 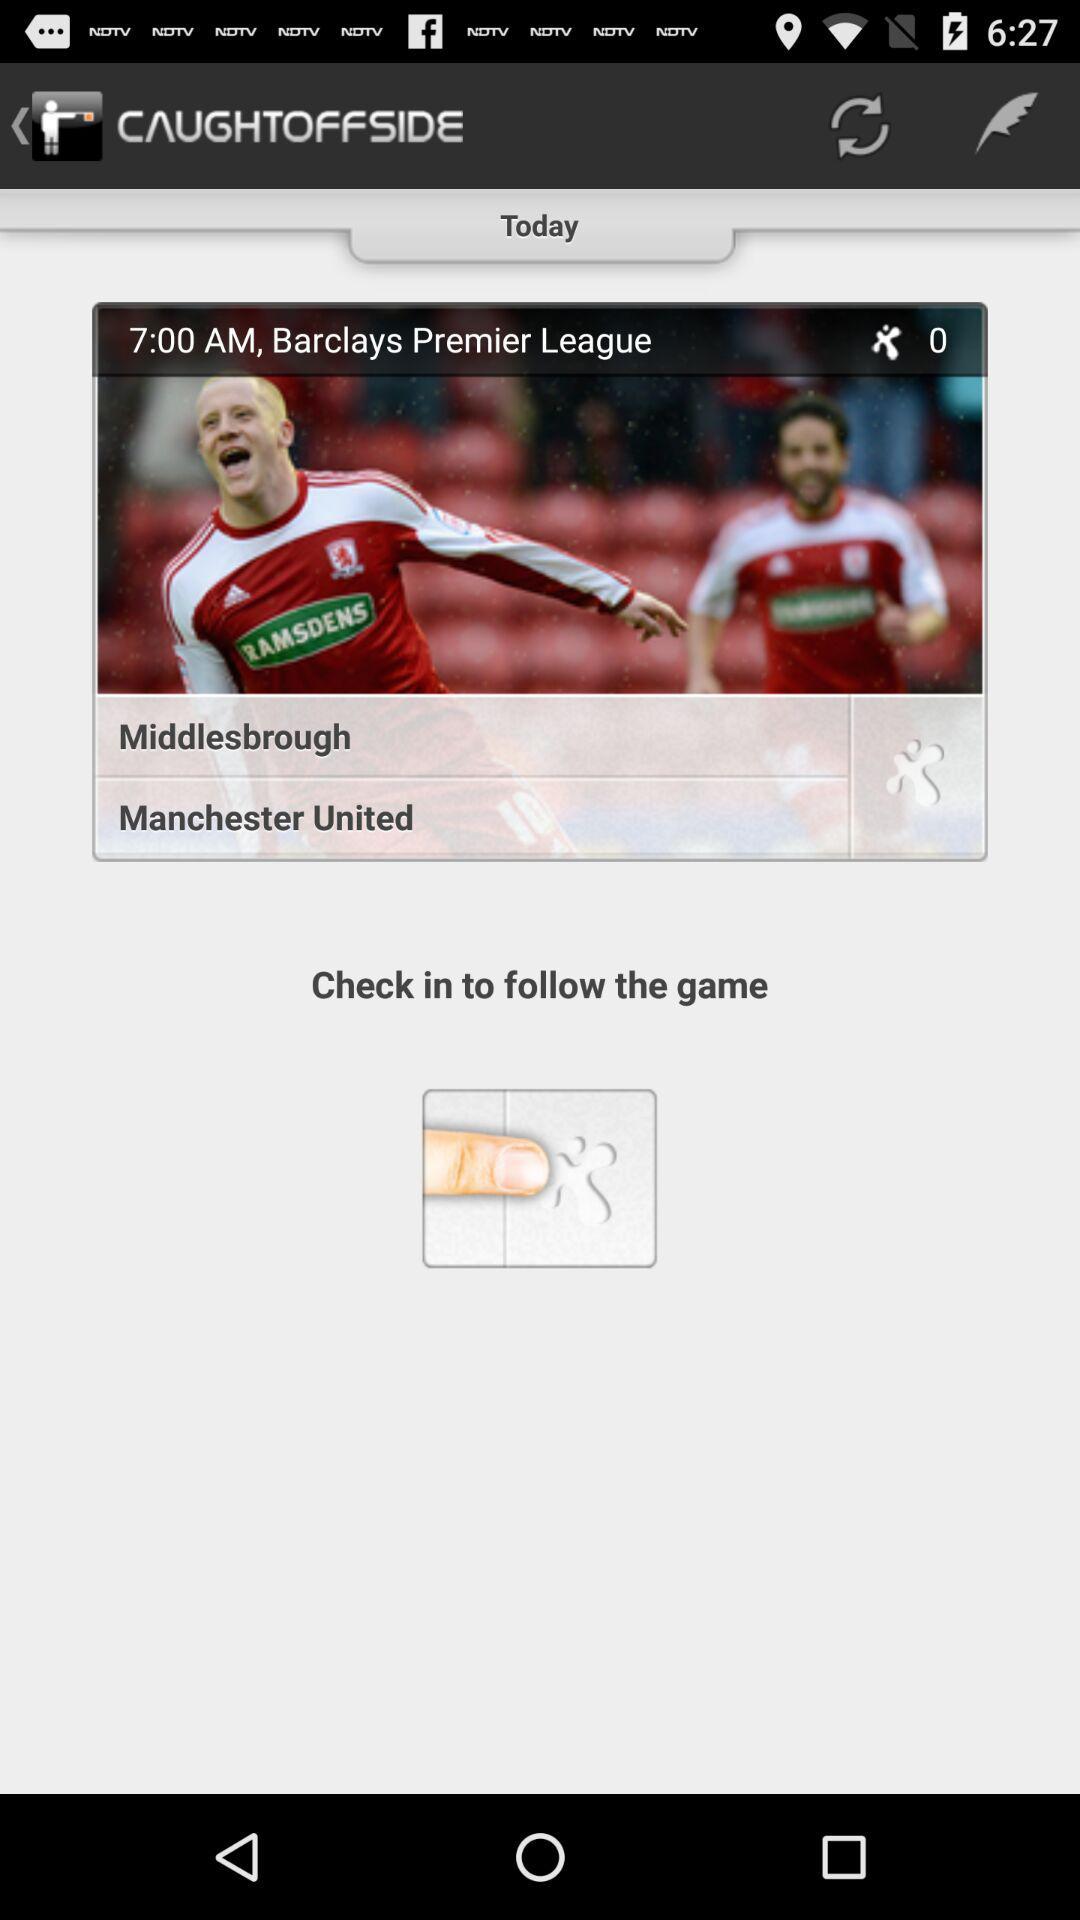 I want to click on the icon below middlesbrough app, so click(x=459, y=816).